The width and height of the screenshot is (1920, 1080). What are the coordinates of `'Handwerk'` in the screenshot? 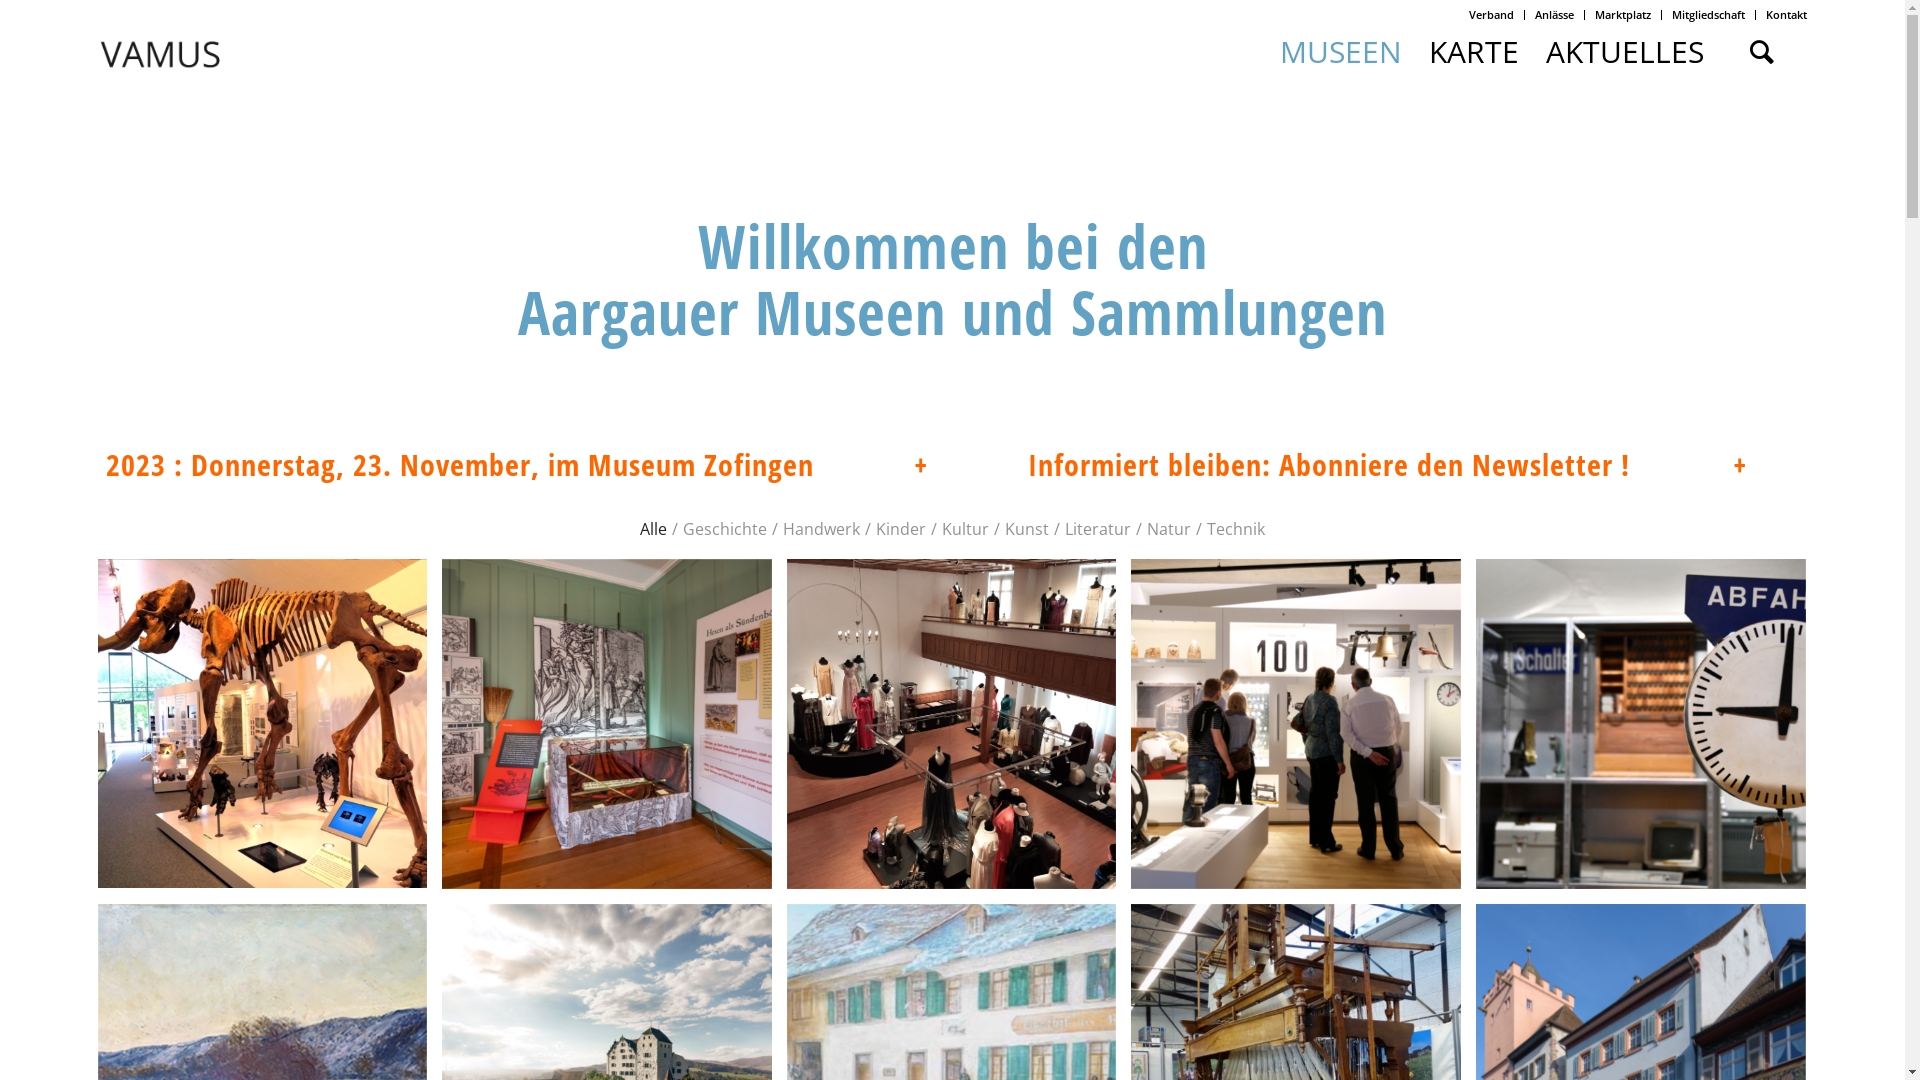 It's located at (821, 503).